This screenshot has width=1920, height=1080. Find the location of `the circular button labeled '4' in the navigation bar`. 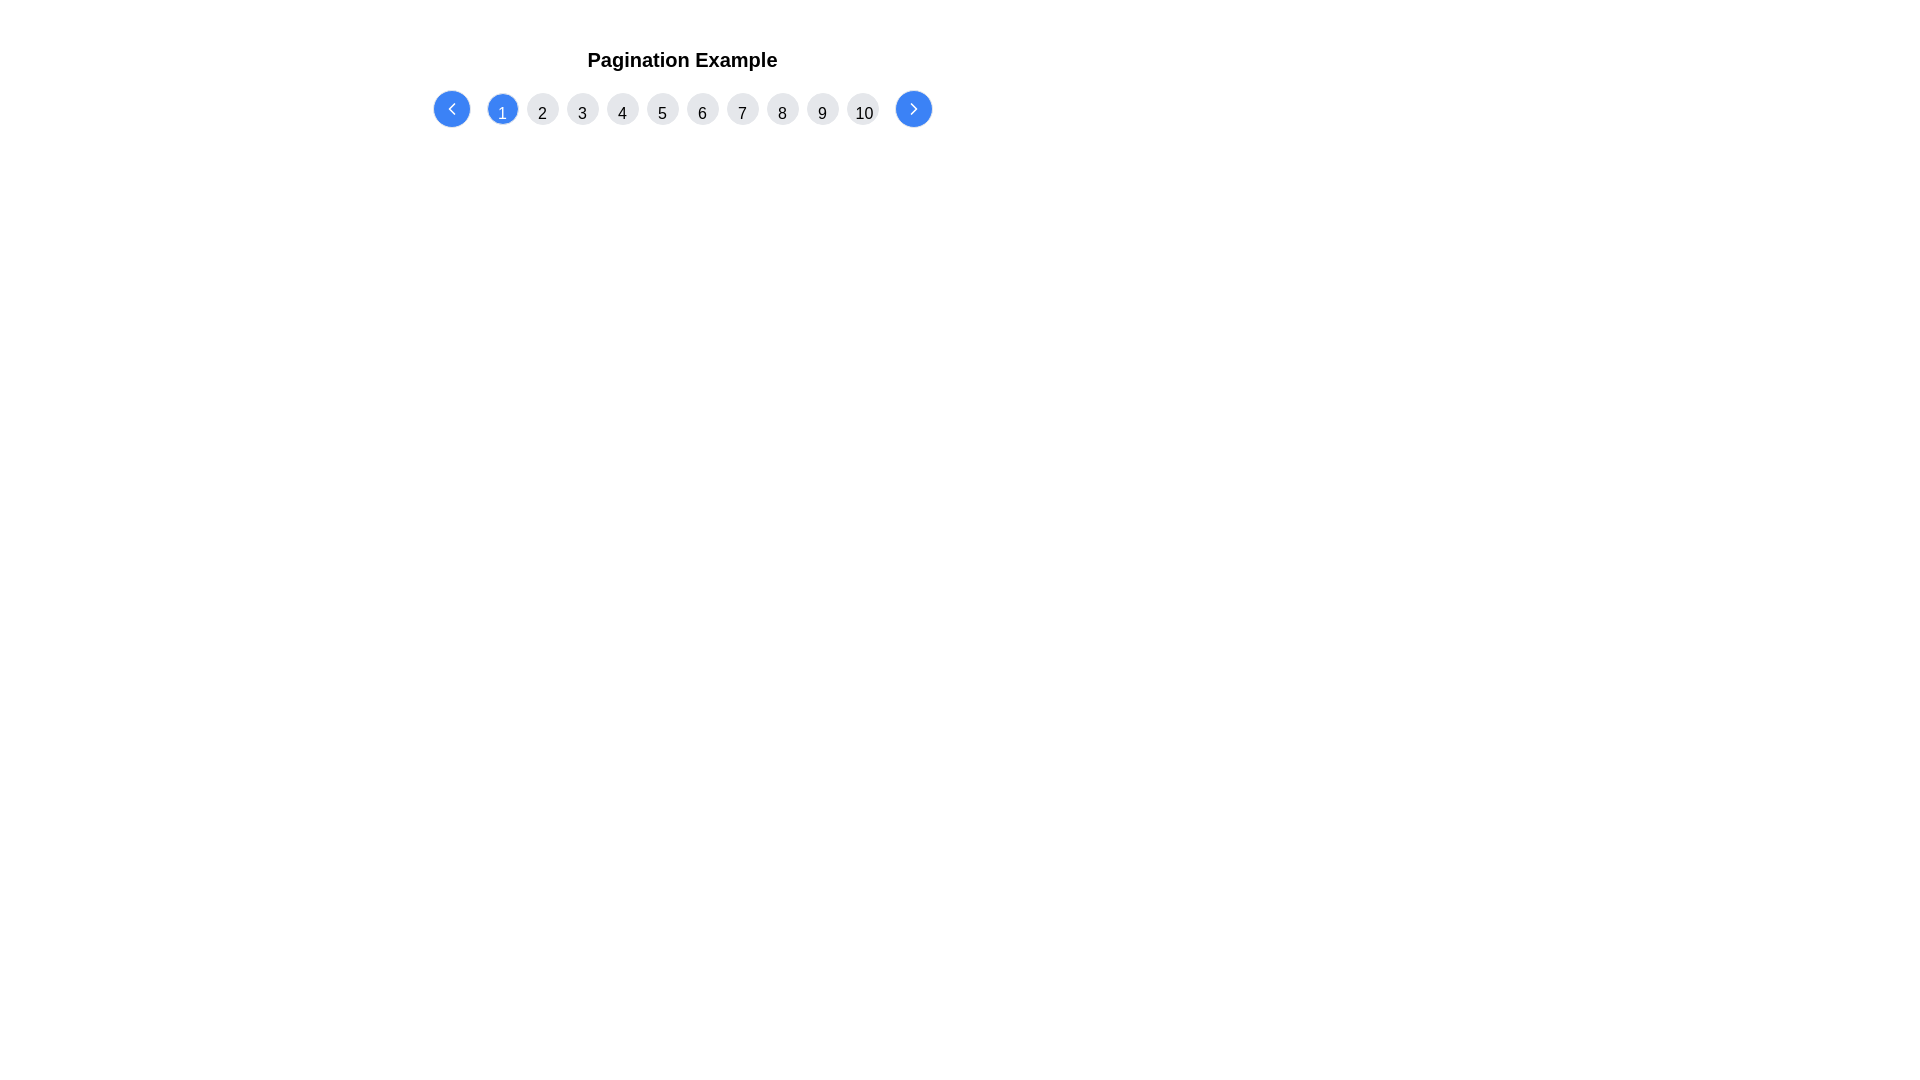

the circular button labeled '4' in the navigation bar is located at coordinates (621, 108).